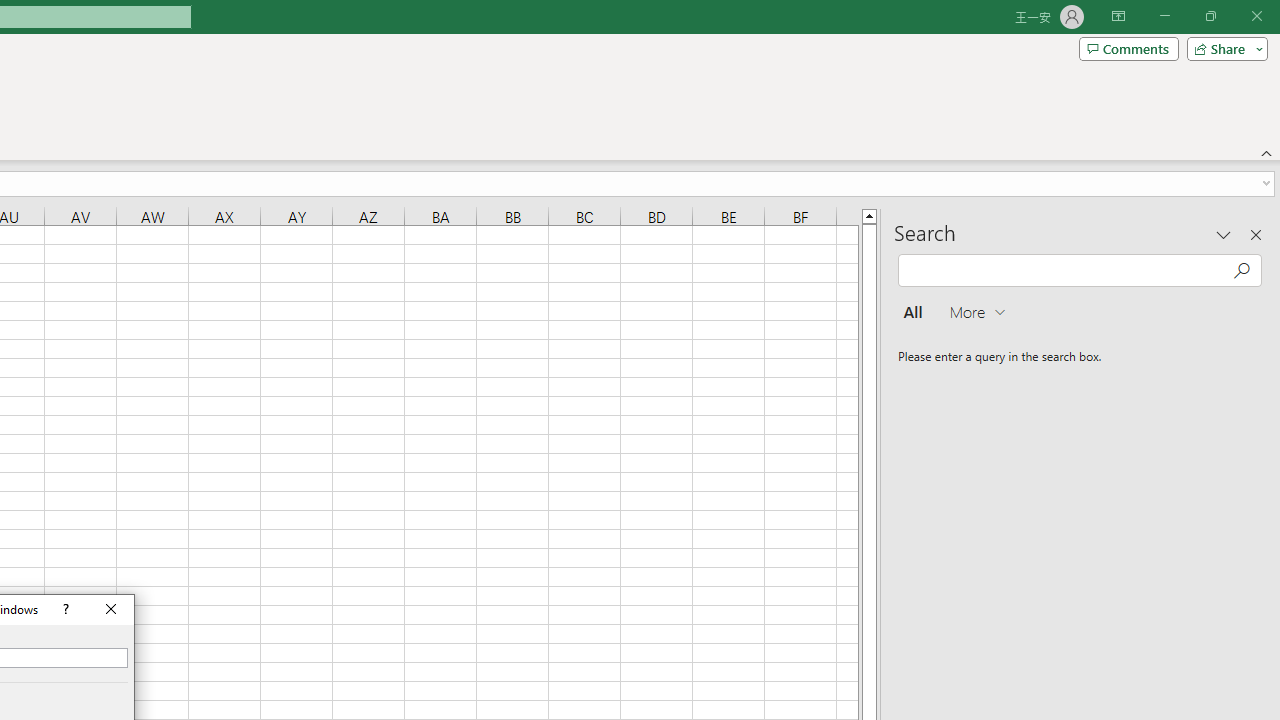 This screenshot has width=1280, height=720. What do you see at coordinates (1223, 234) in the screenshot?
I see `'Task Pane Options'` at bounding box center [1223, 234].